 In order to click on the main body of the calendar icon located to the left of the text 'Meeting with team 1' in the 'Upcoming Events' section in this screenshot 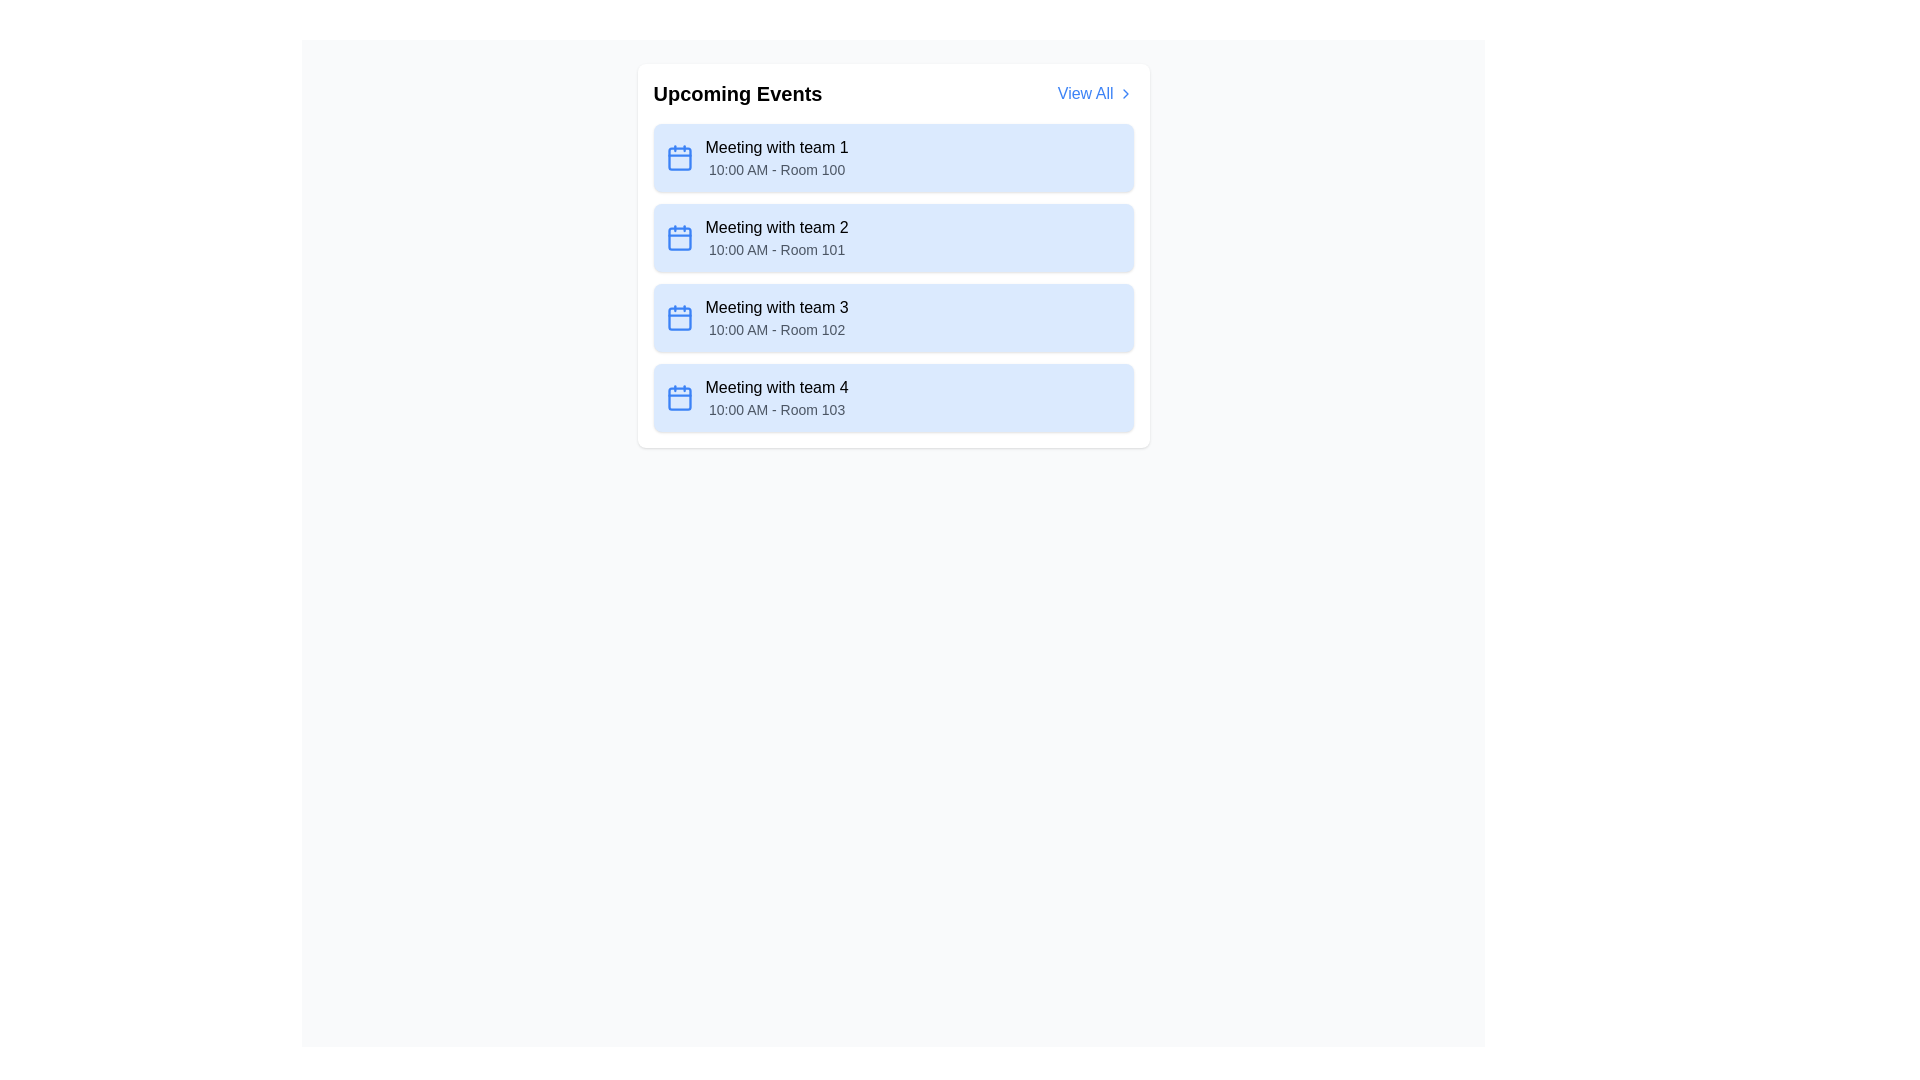, I will do `click(679, 158)`.